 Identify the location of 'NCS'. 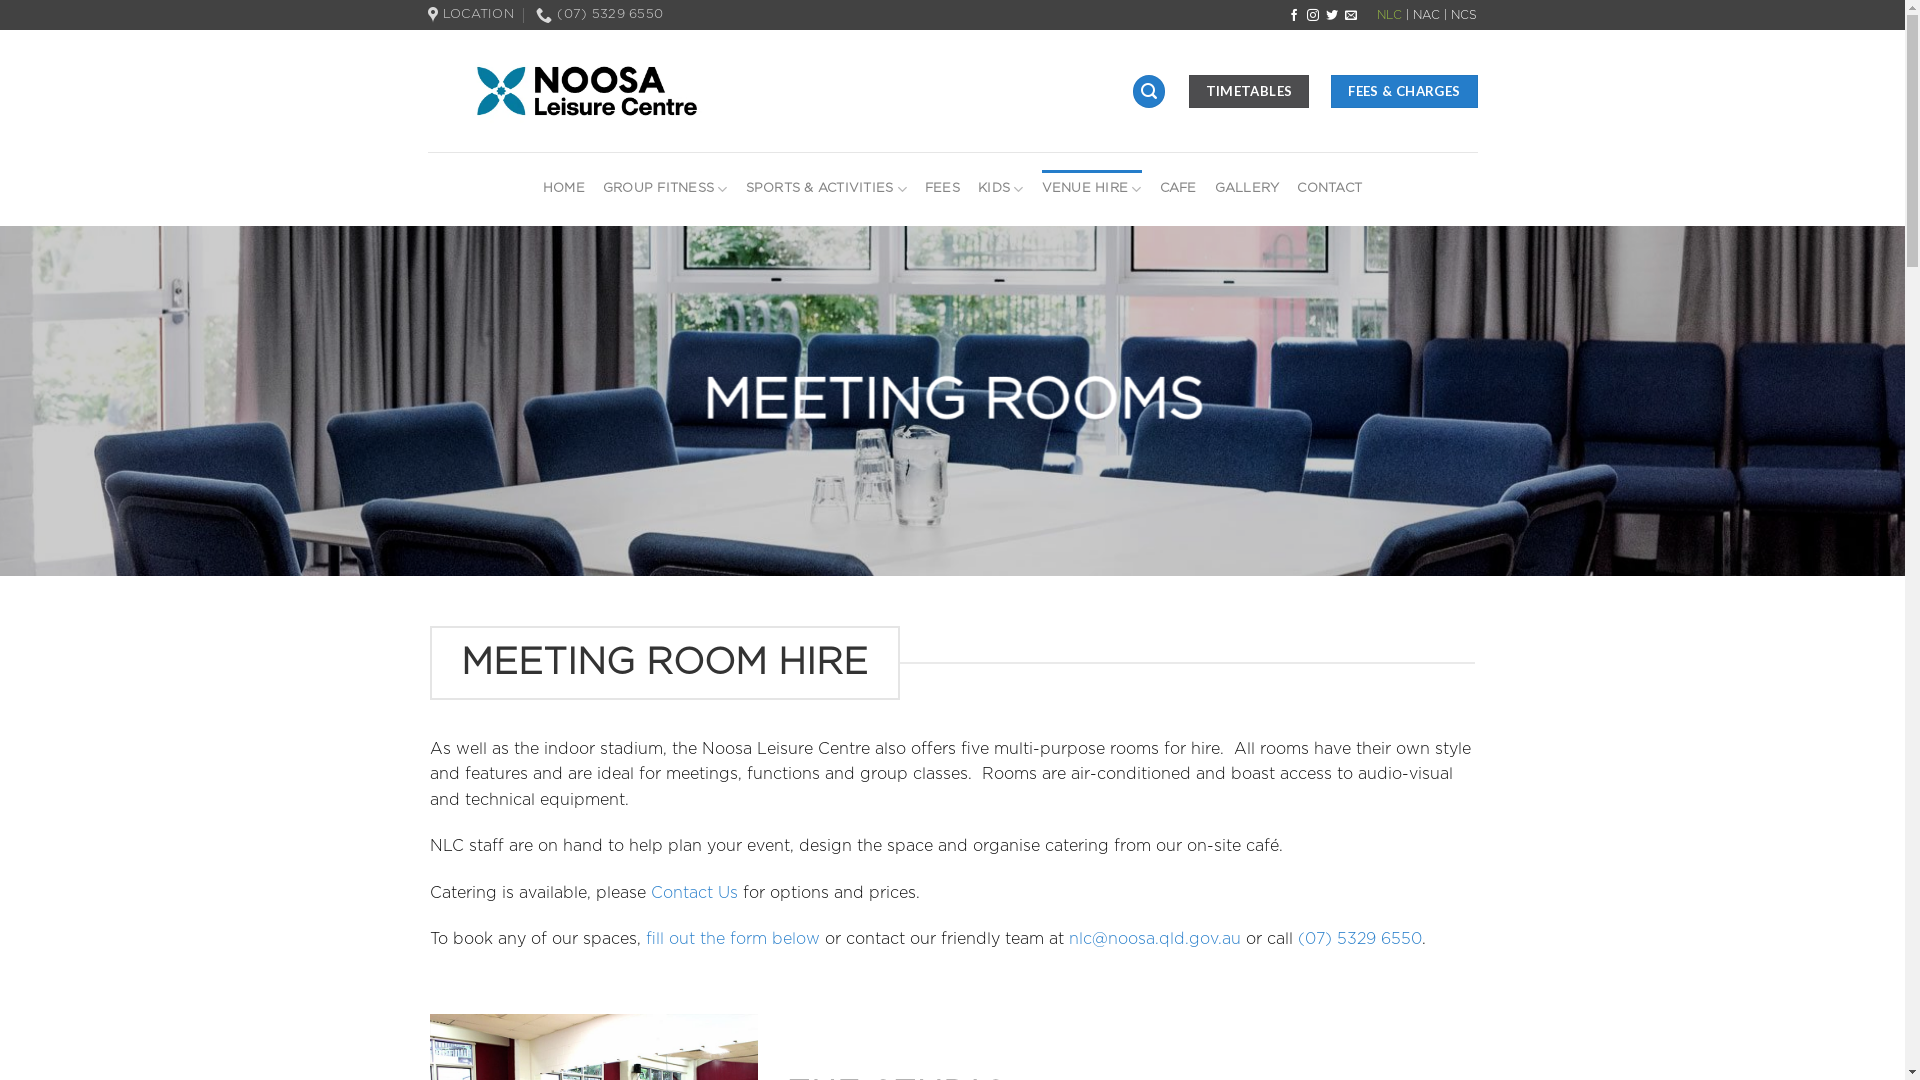
(1464, 15).